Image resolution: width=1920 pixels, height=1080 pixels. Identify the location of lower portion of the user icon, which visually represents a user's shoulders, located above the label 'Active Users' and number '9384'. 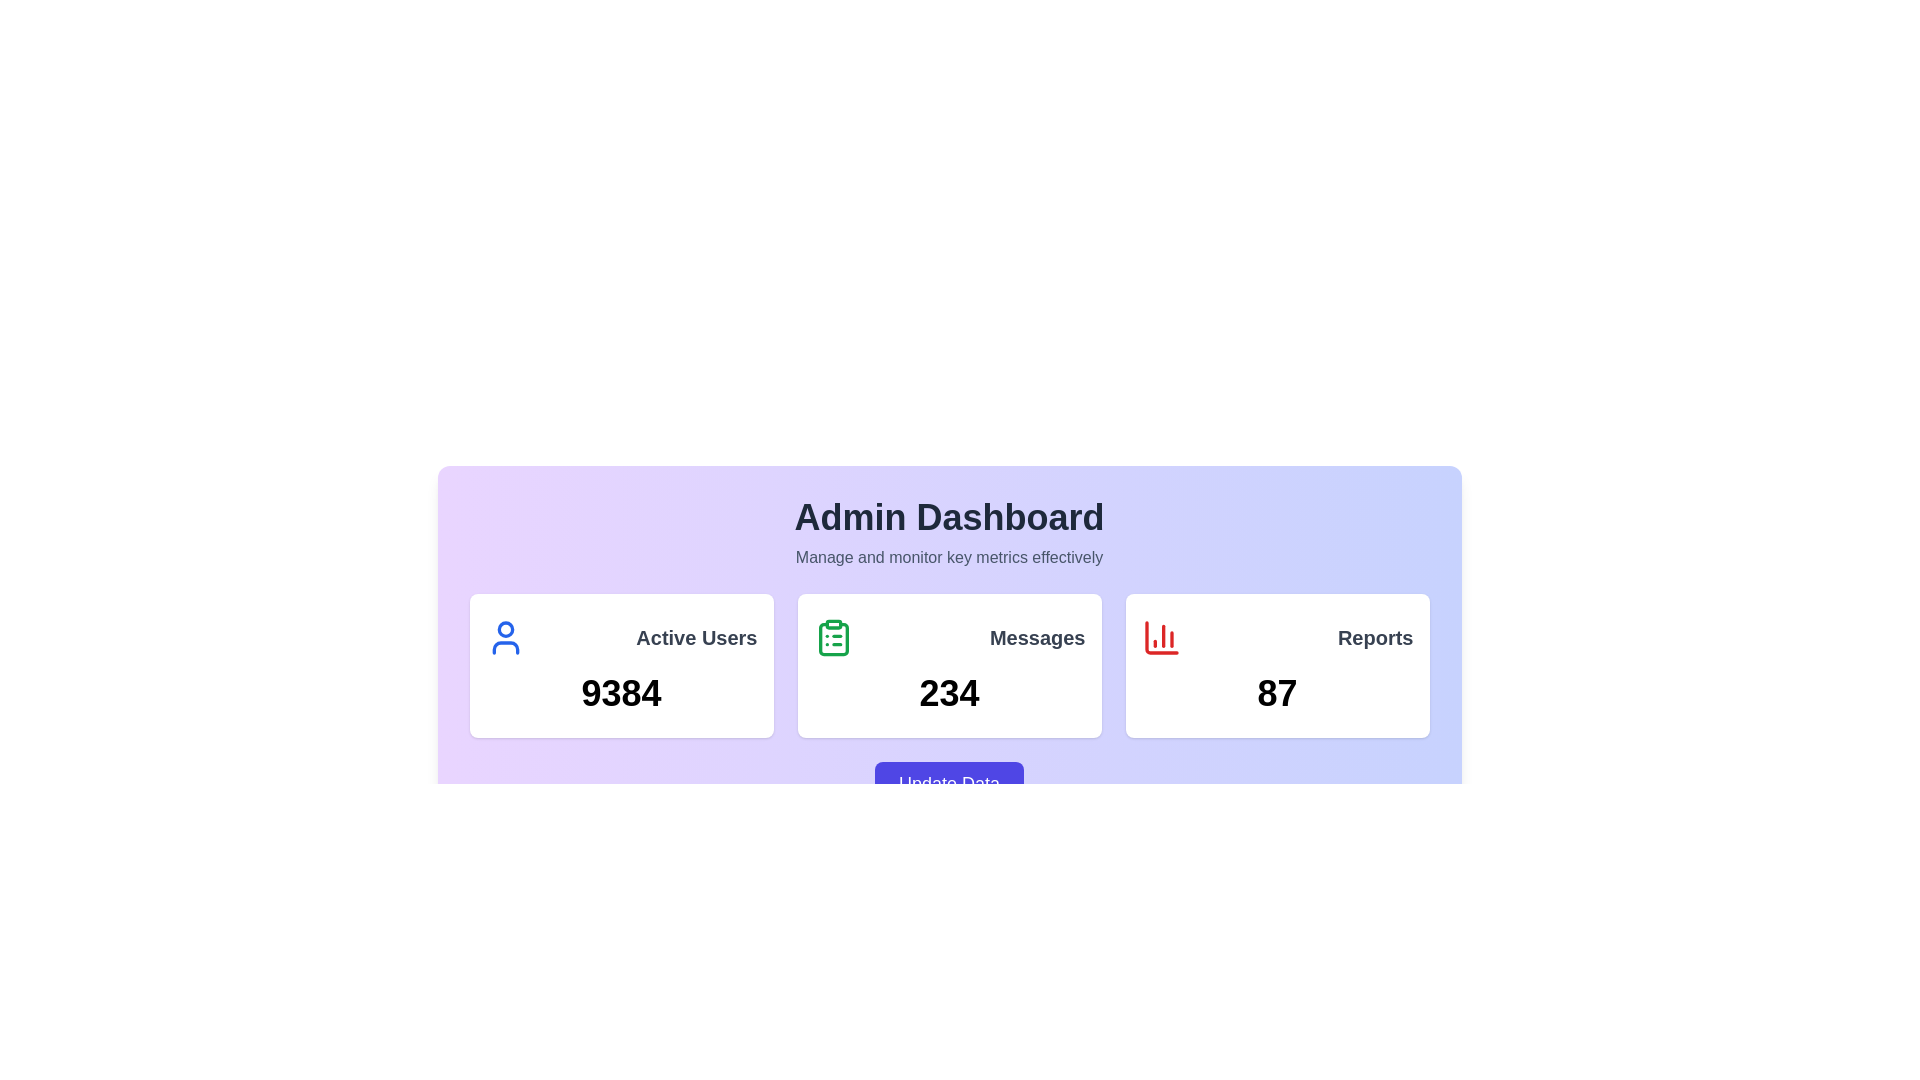
(505, 648).